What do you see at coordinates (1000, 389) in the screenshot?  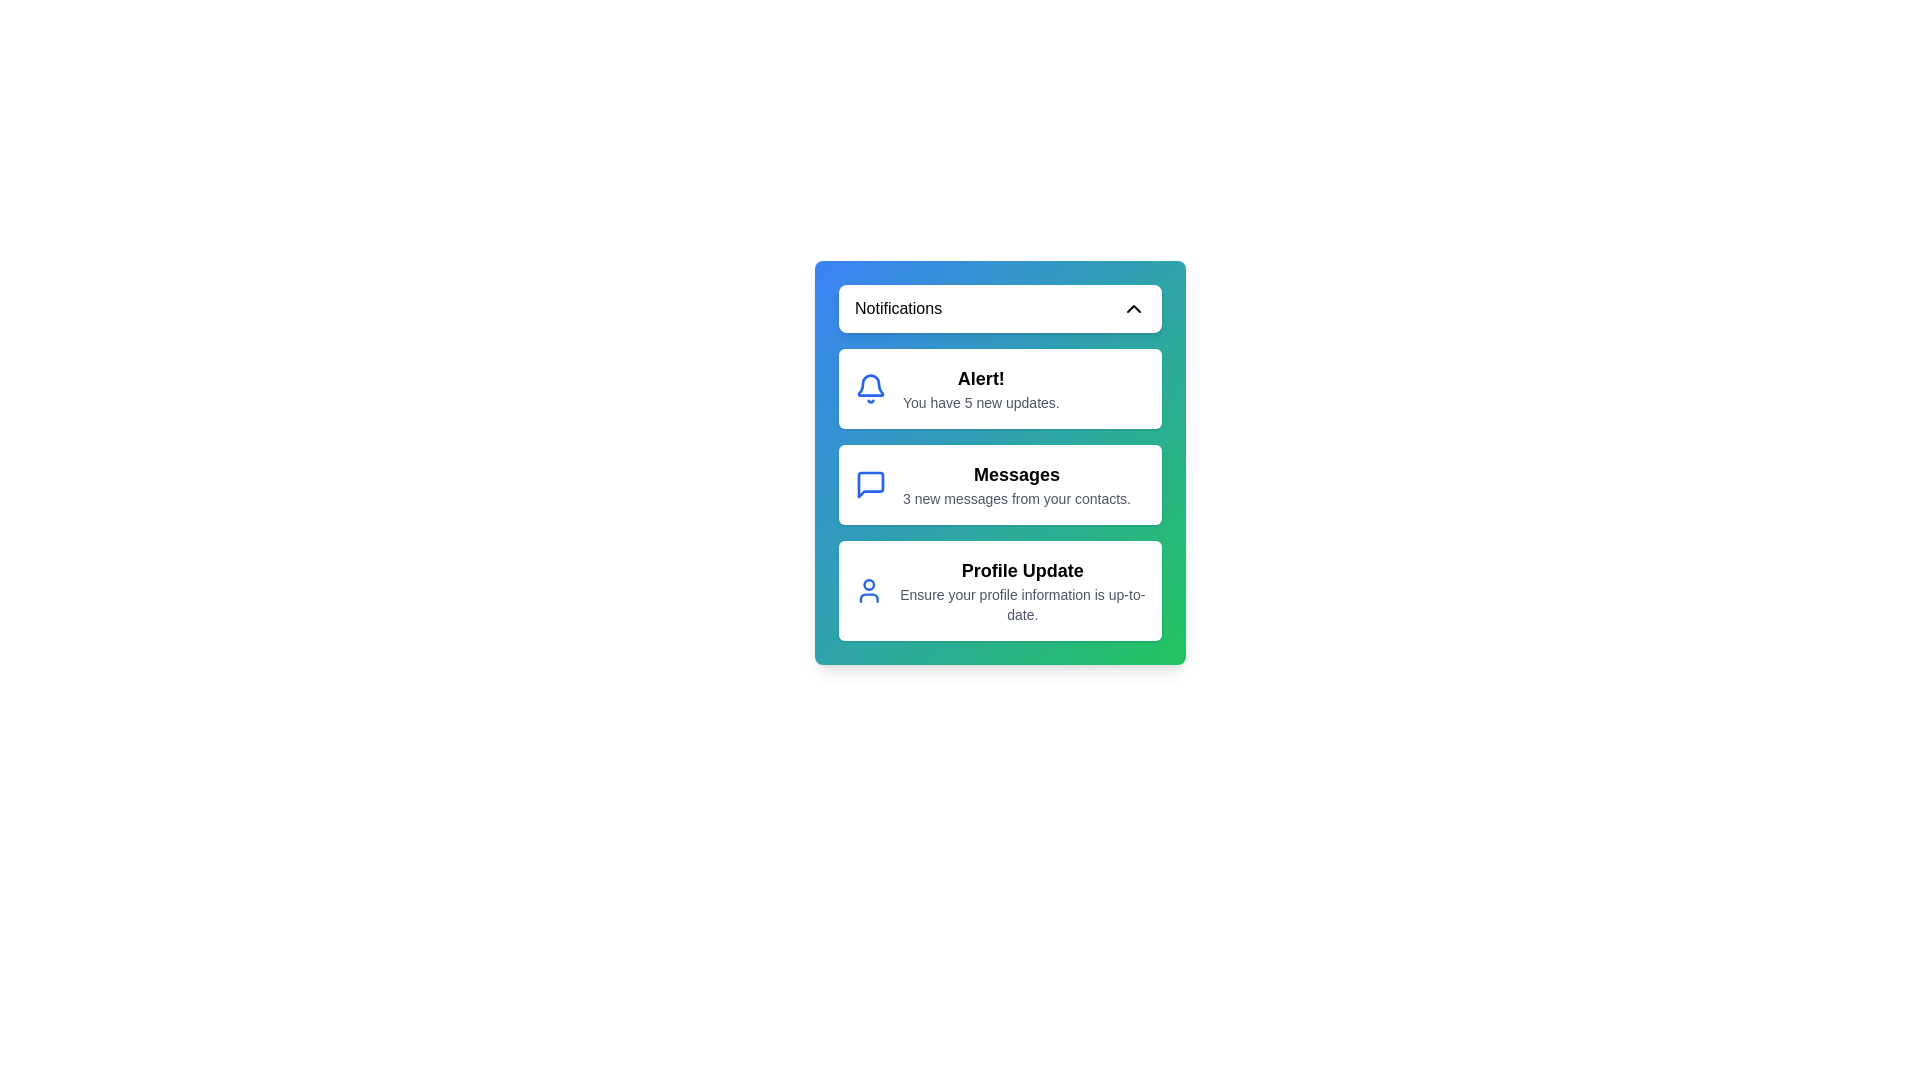 I see `the notification titled 'Alert!' to select it` at bounding box center [1000, 389].